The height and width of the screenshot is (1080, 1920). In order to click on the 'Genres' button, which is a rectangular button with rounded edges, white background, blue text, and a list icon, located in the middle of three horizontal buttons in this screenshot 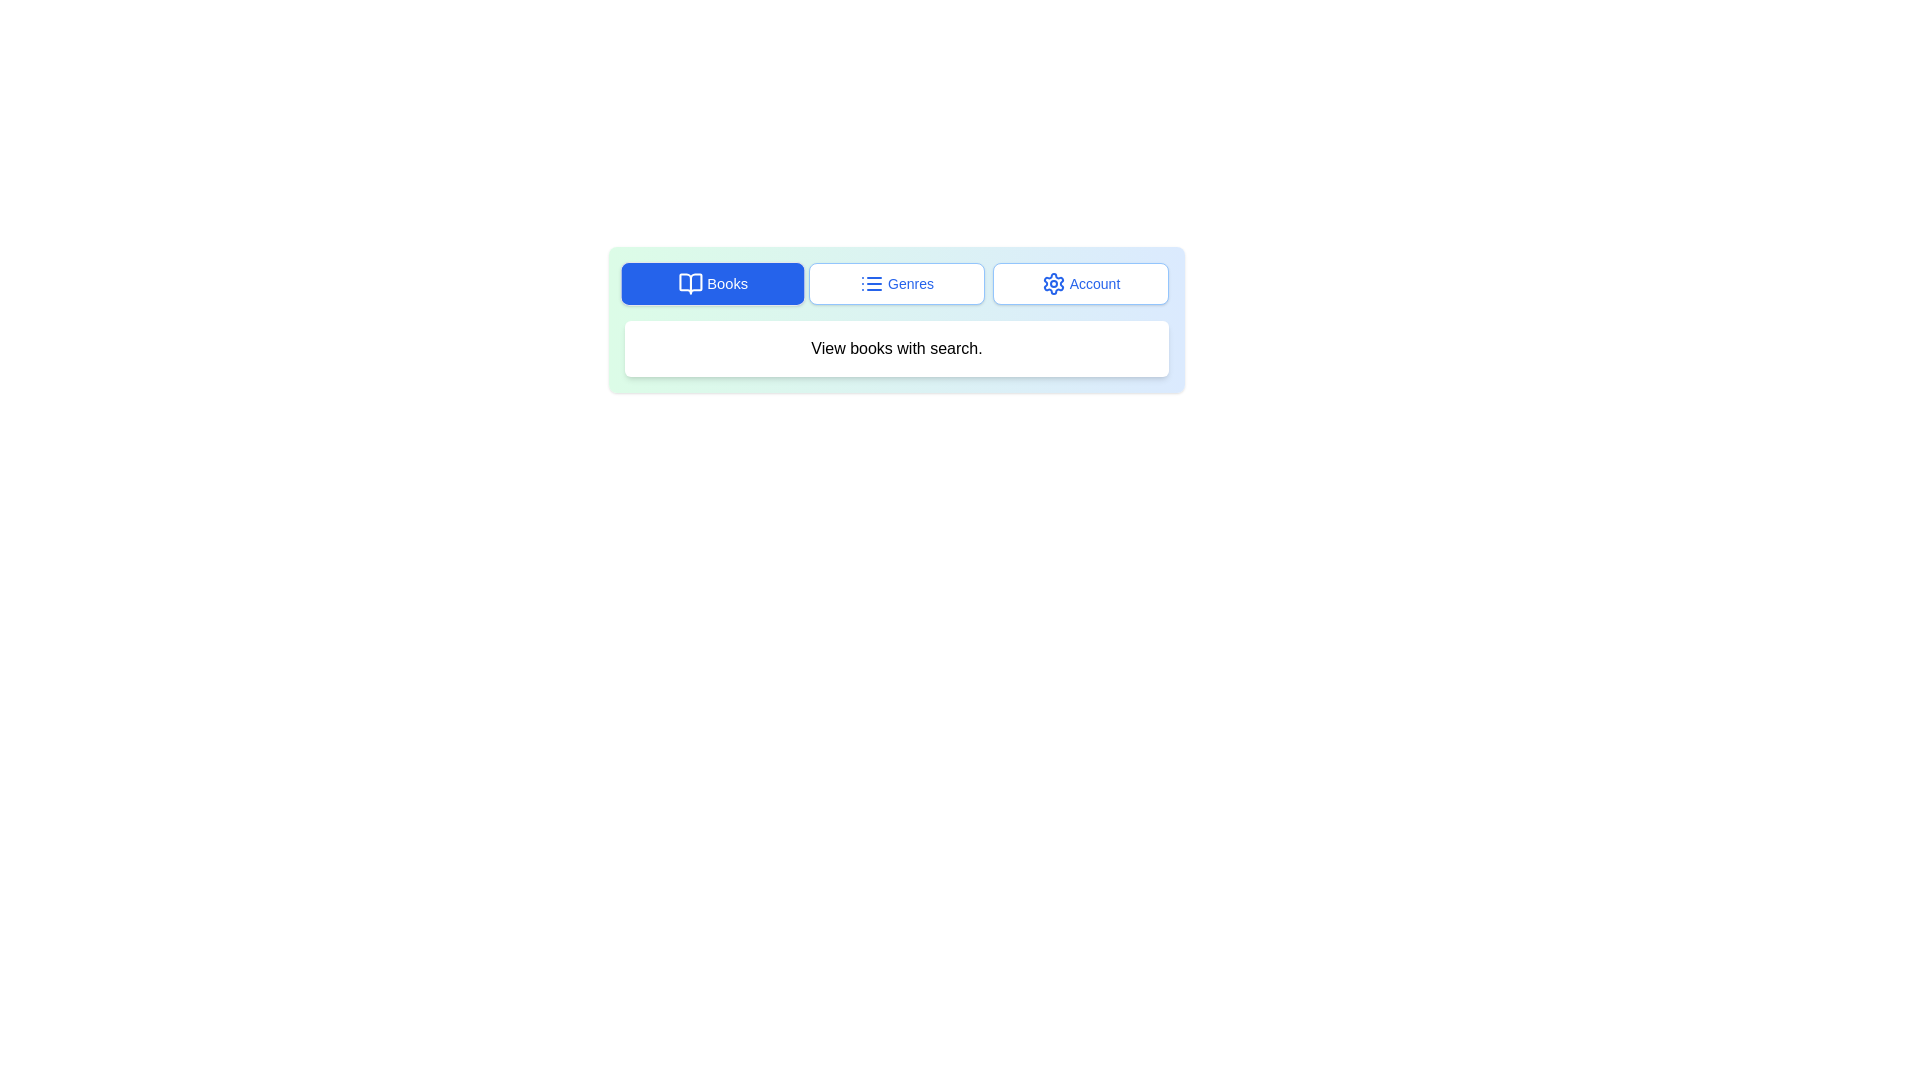, I will do `click(896, 284)`.